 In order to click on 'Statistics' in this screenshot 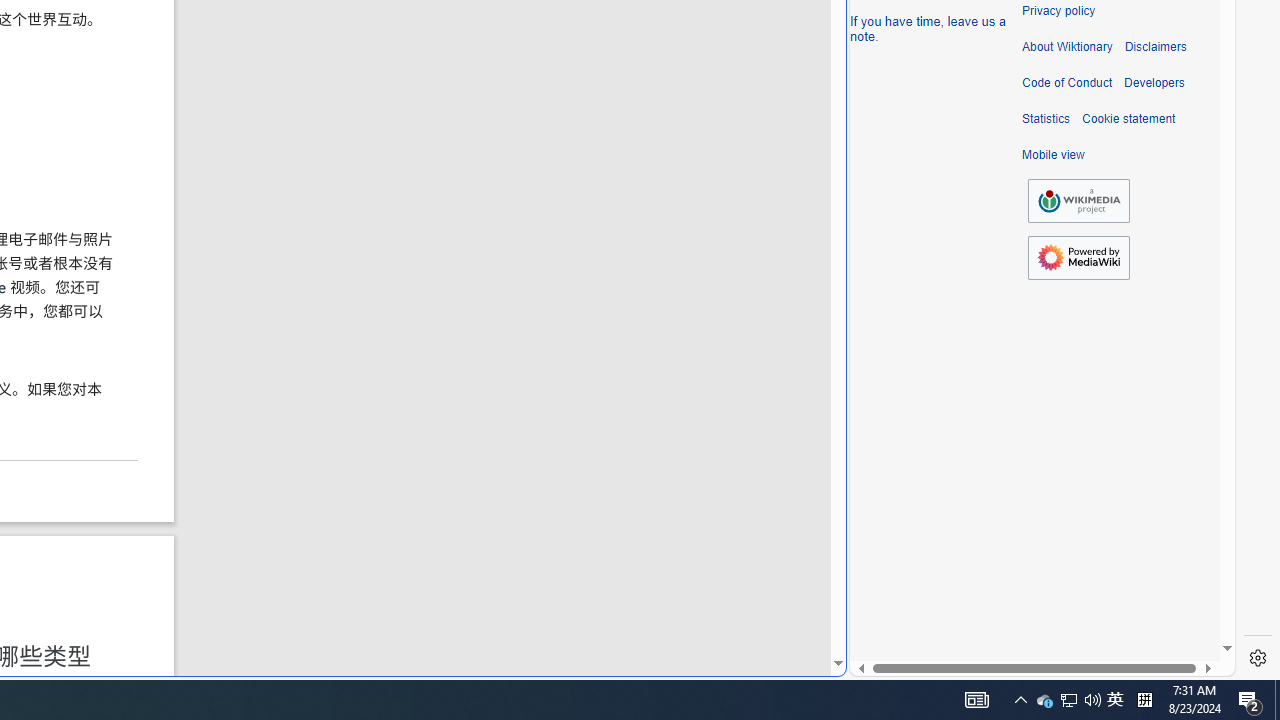, I will do `click(1045, 119)`.